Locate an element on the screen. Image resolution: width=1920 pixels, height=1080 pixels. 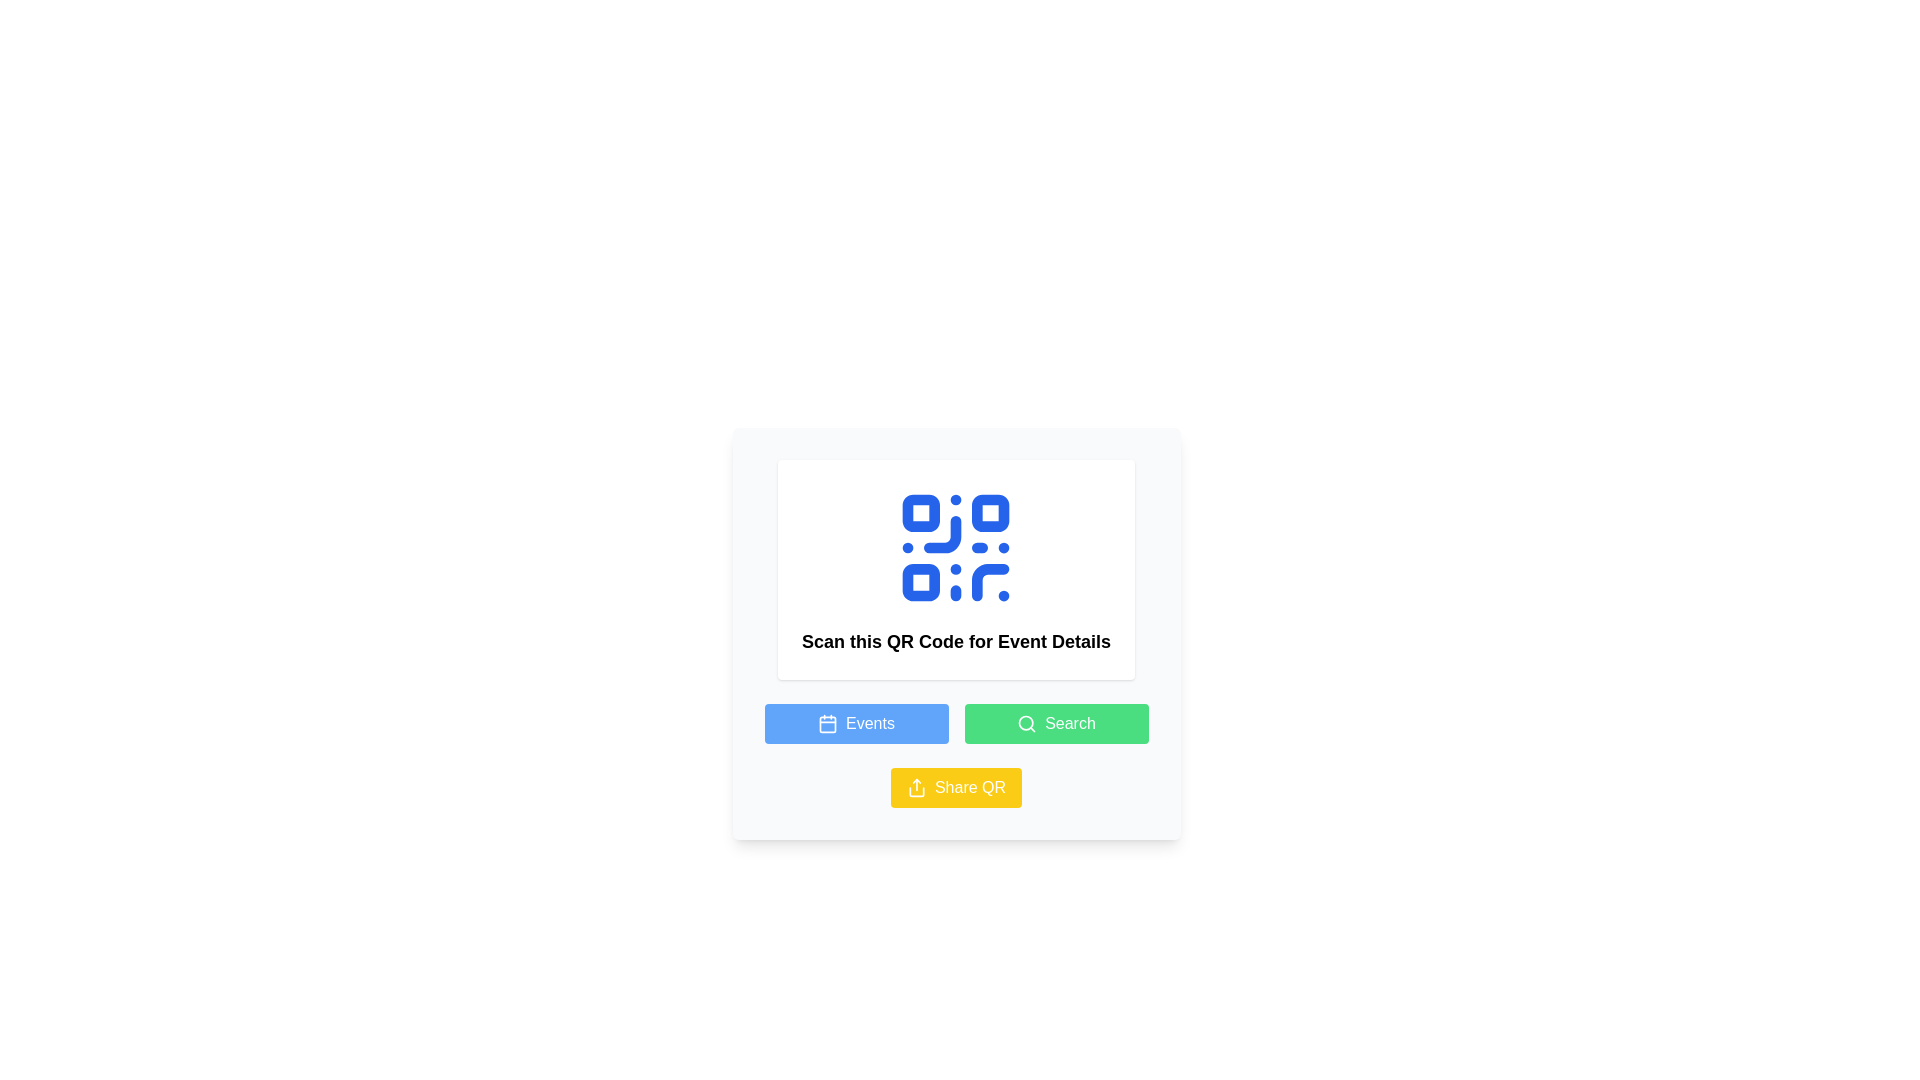
the search icon located inside the green 'Search' button, adjacent to the text label 'Search' is located at coordinates (1027, 724).